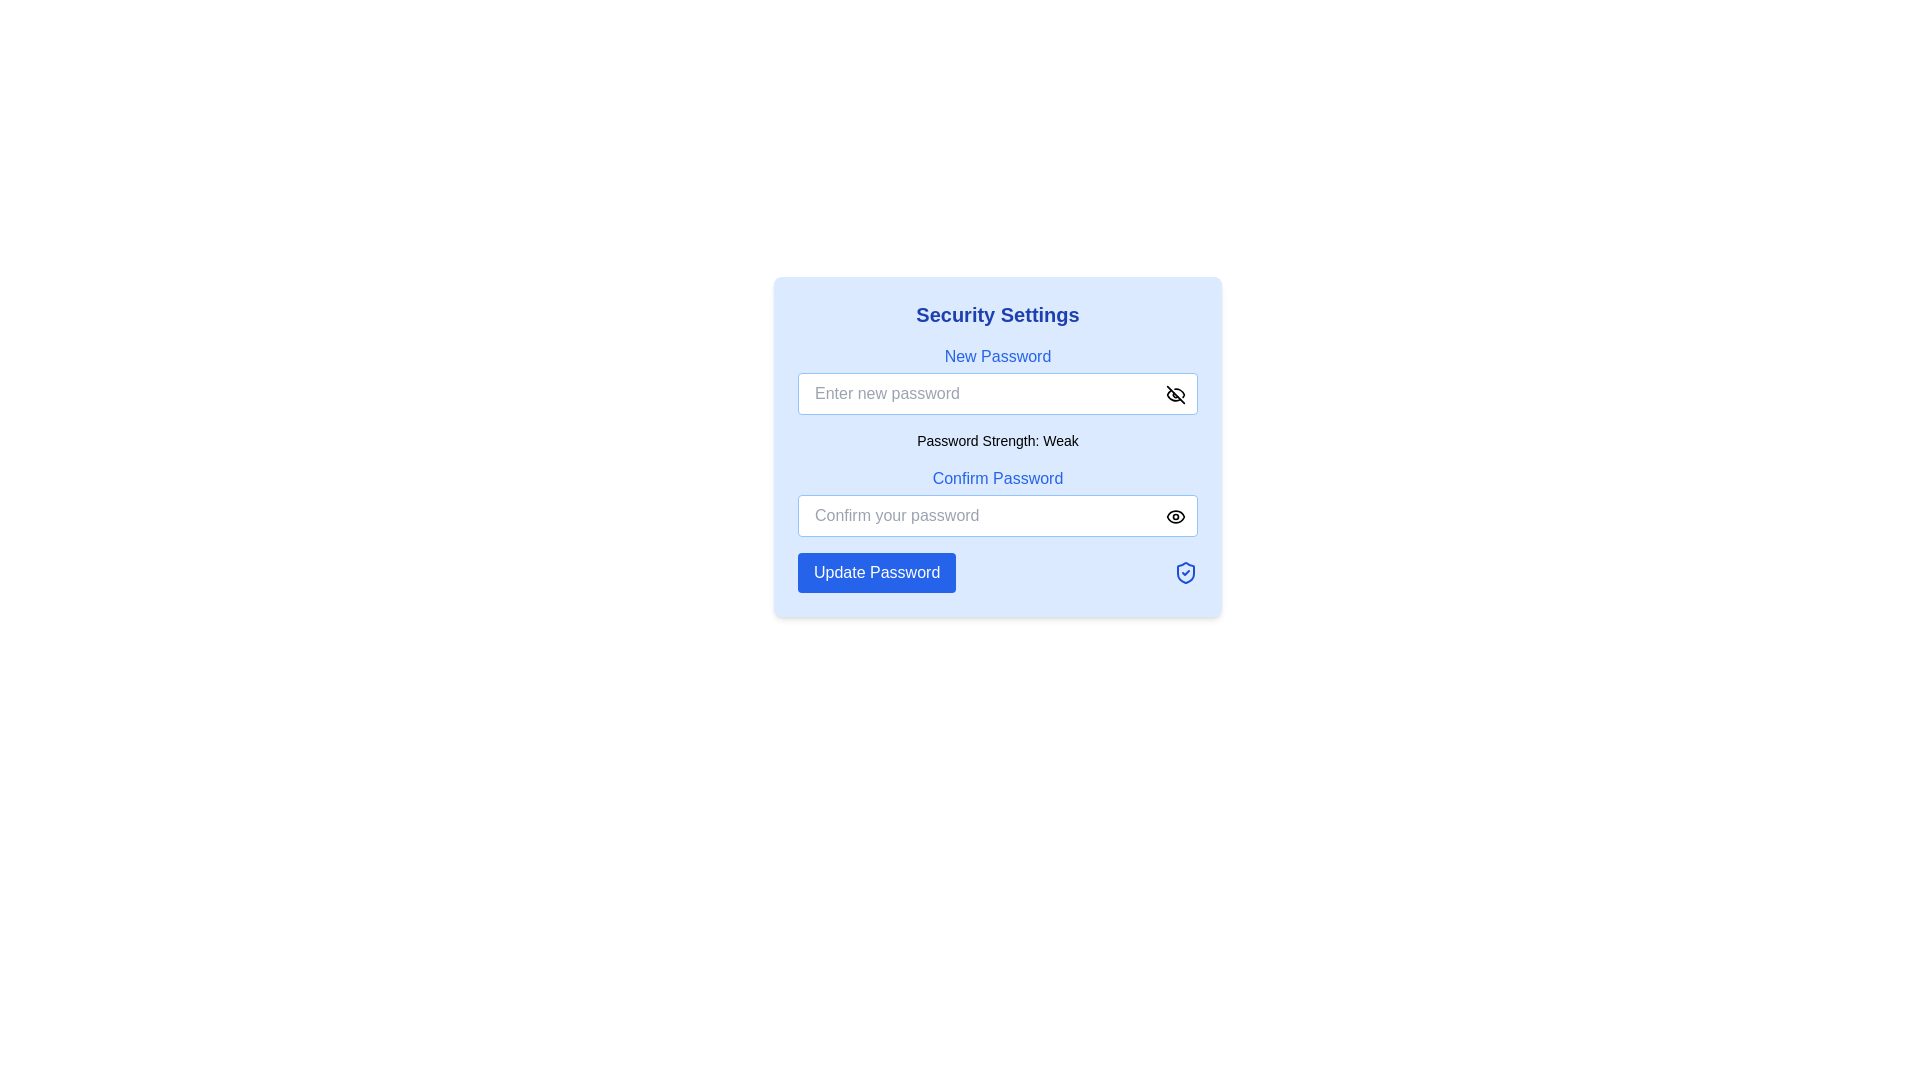 This screenshot has width=1920, height=1080. Describe the element at coordinates (1185, 573) in the screenshot. I see `the blue shield-shaped icon positioned to the right of the 'Update Password' button within the 'Security Settings' box` at that location.